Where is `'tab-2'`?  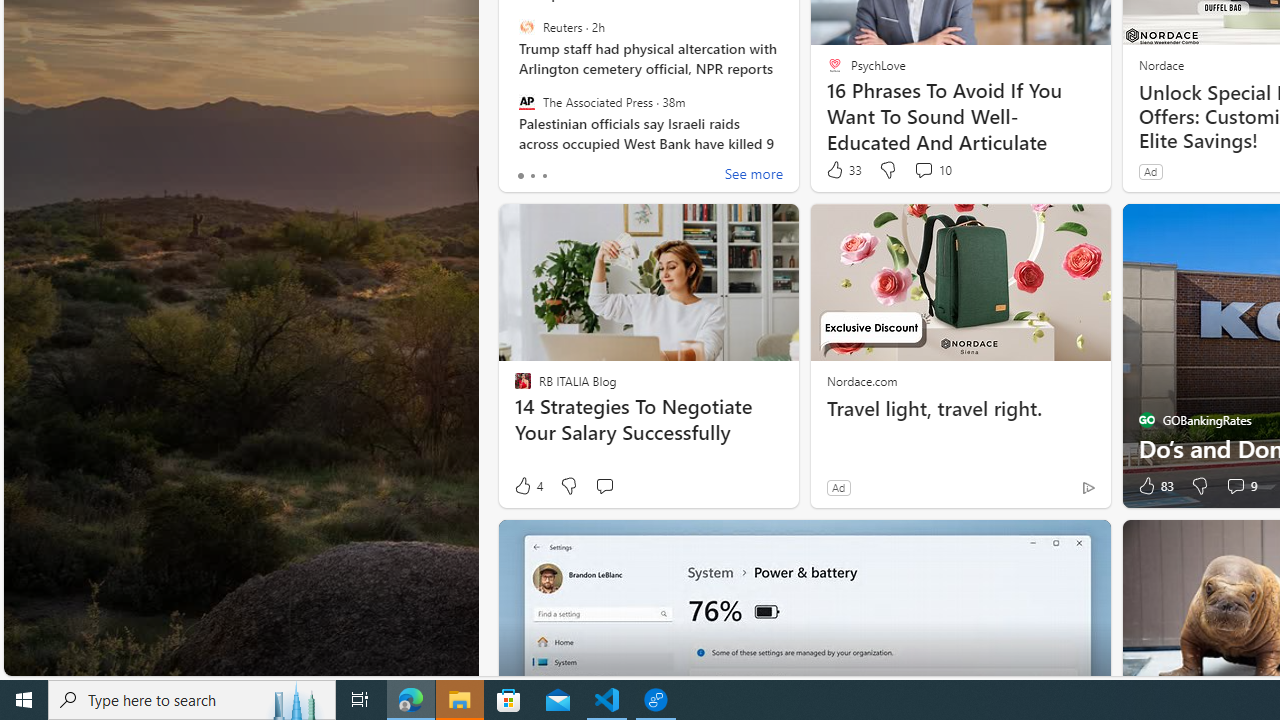
'tab-2' is located at coordinates (544, 175).